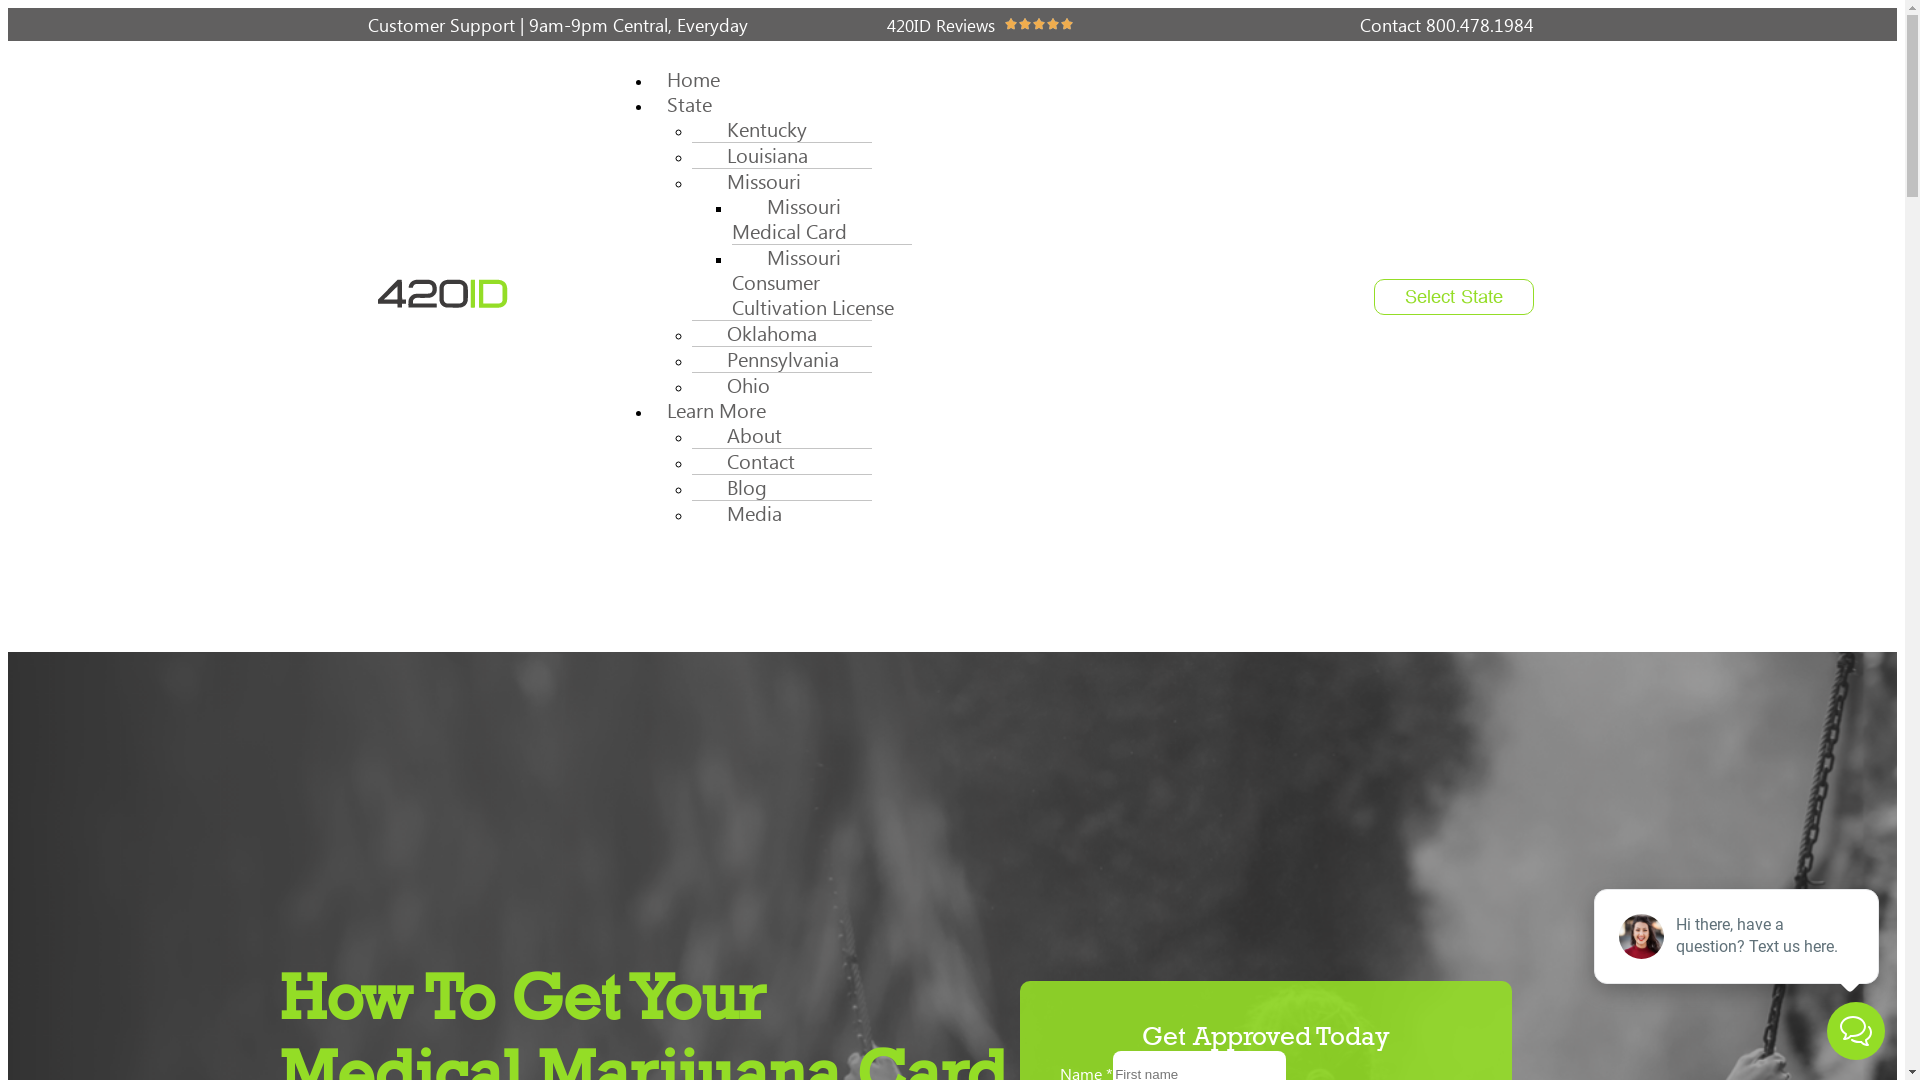 This screenshot has height=1080, width=1920. What do you see at coordinates (743, 434) in the screenshot?
I see `'About'` at bounding box center [743, 434].